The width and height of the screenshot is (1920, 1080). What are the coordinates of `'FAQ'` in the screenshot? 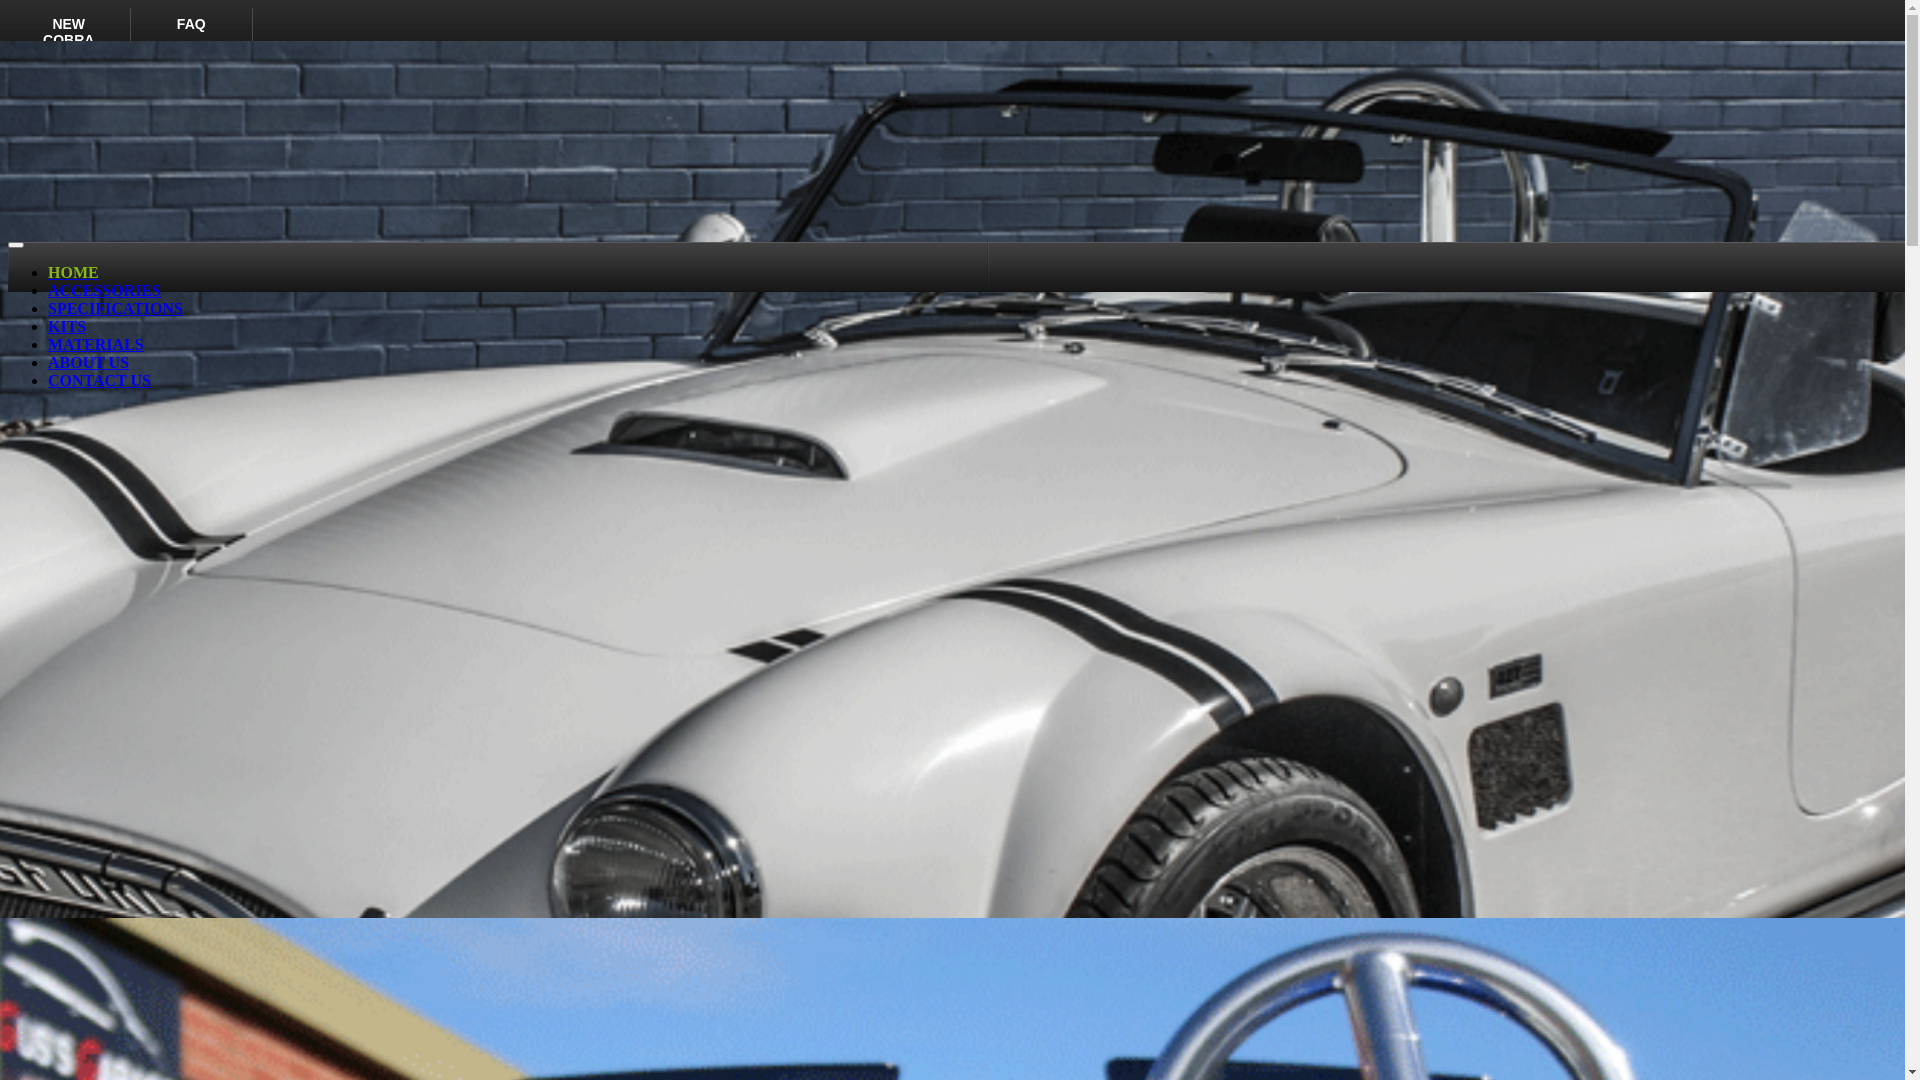 It's located at (191, 34).